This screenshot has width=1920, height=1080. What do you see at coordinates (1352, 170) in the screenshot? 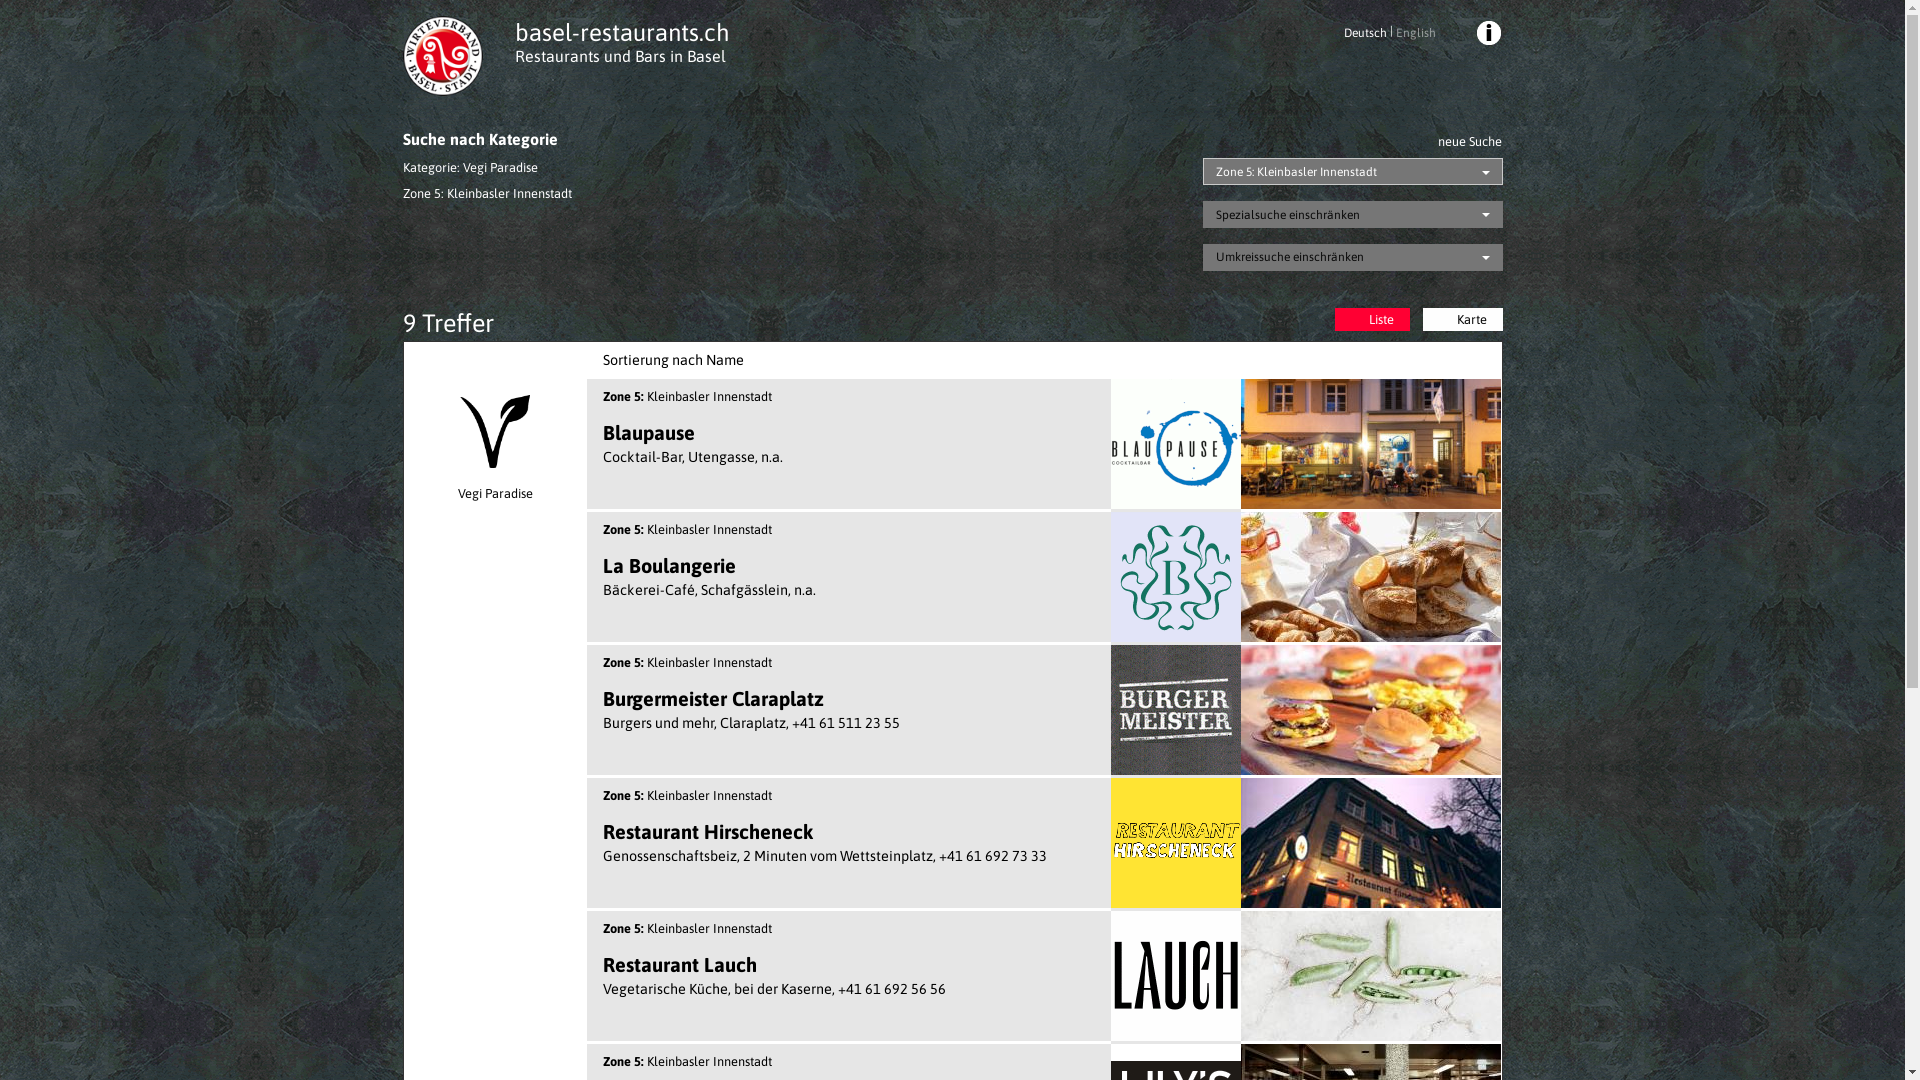
I see `'Zone 5: Kleinbasler Innenstadt'` at bounding box center [1352, 170].